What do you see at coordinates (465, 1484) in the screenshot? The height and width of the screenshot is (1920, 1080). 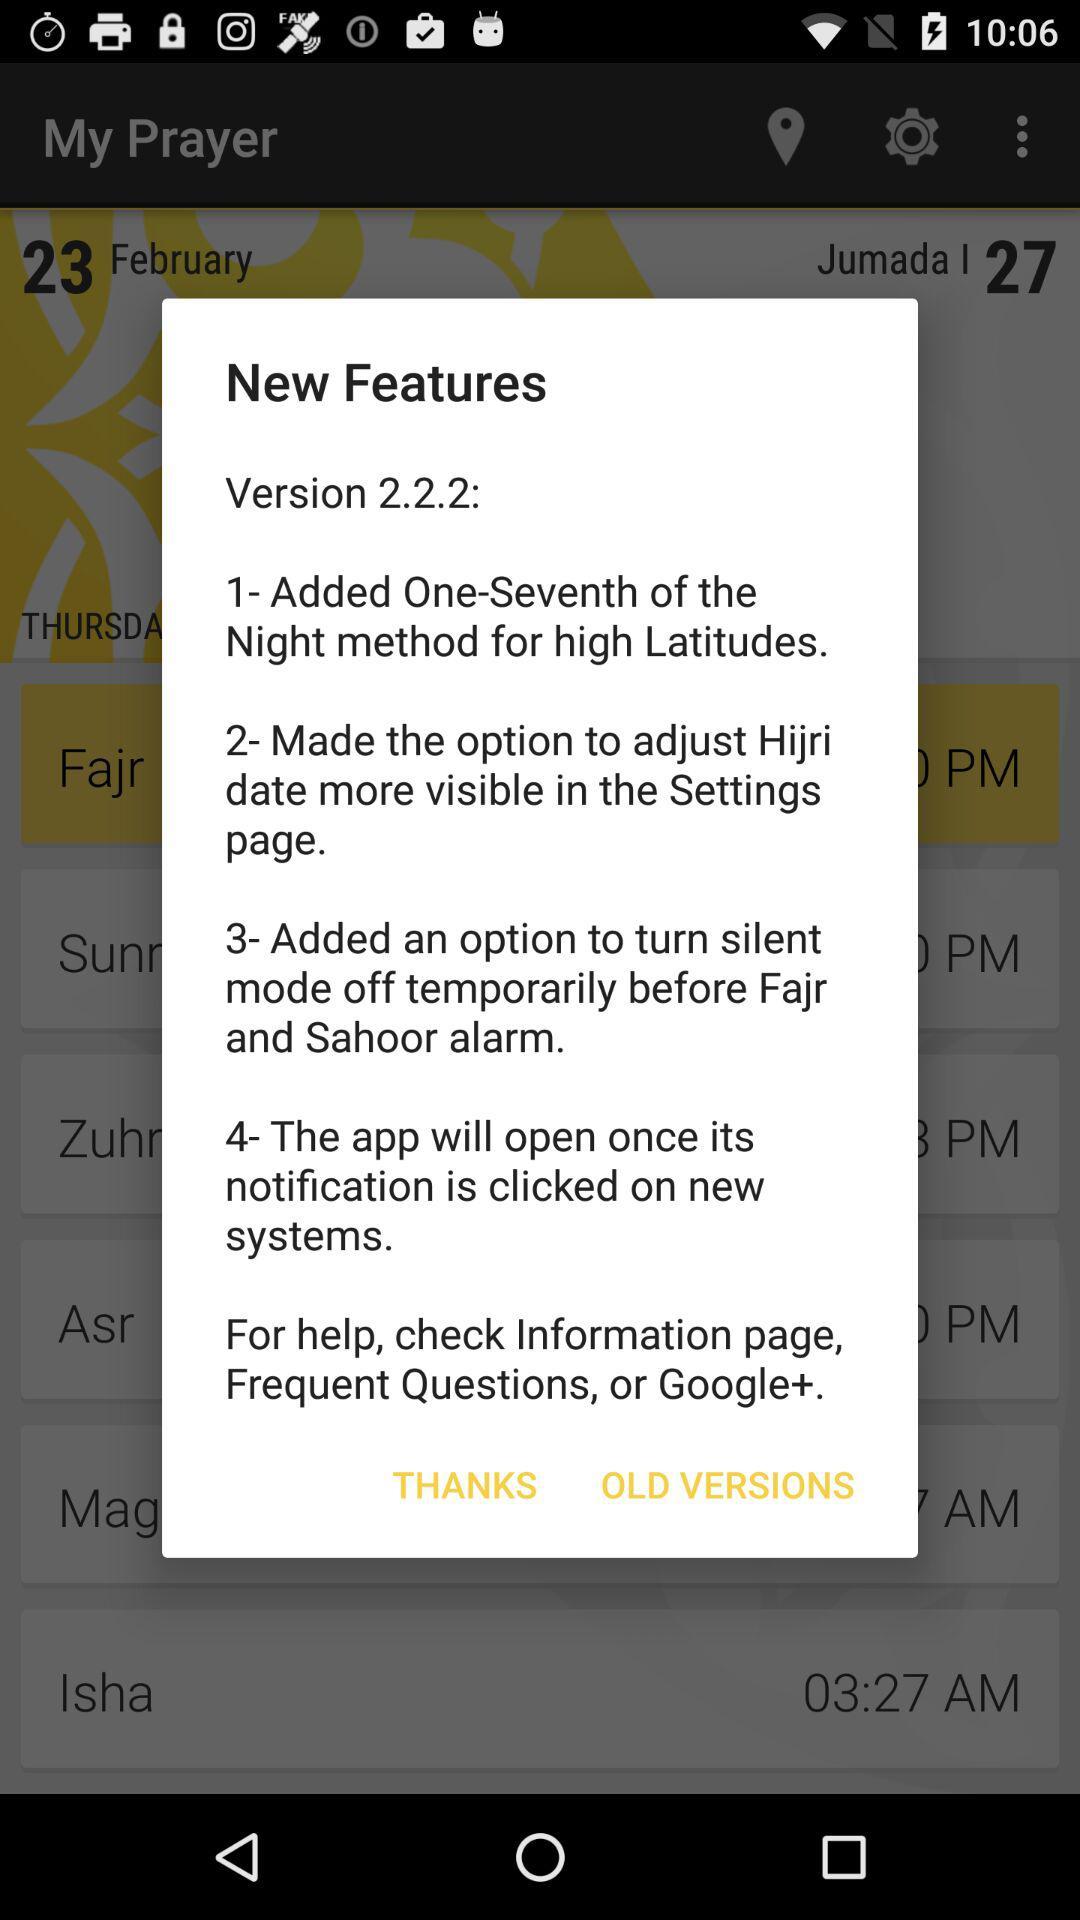 I see `the thanks at the bottom` at bounding box center [465, 1484].